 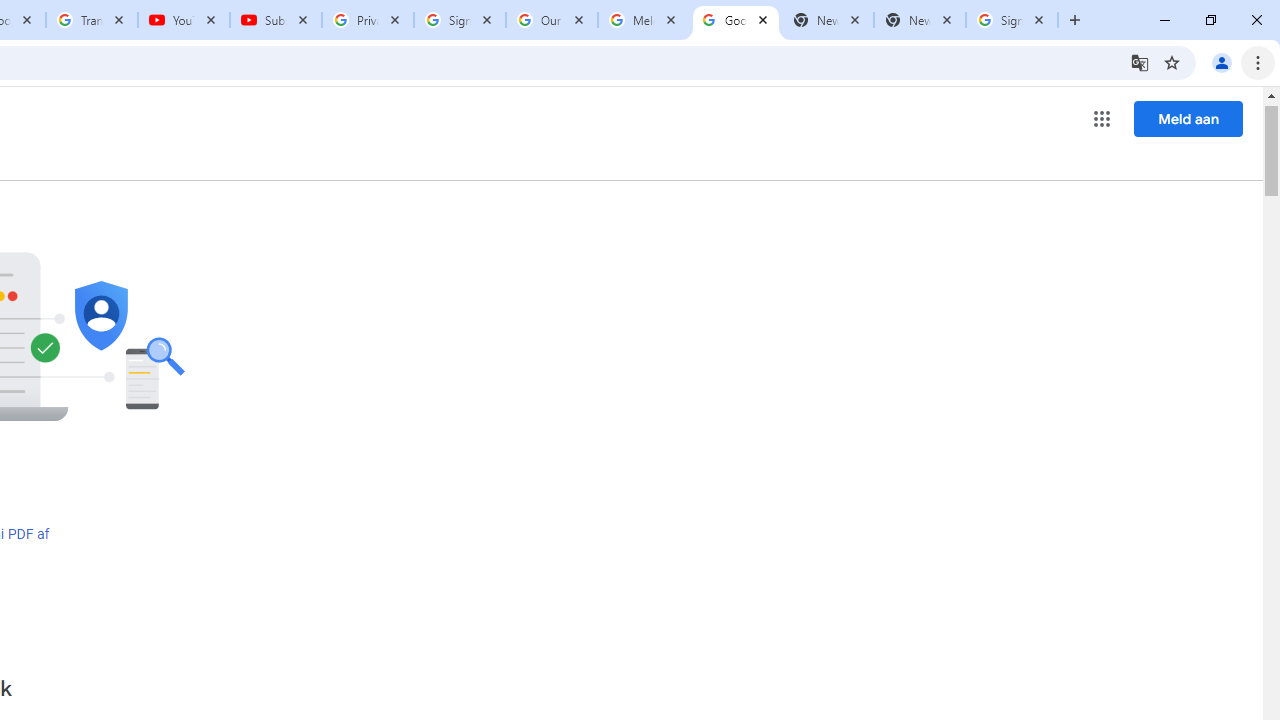 I want to click on 'Sign in - Google Accounts', so click(x=458, y=20).